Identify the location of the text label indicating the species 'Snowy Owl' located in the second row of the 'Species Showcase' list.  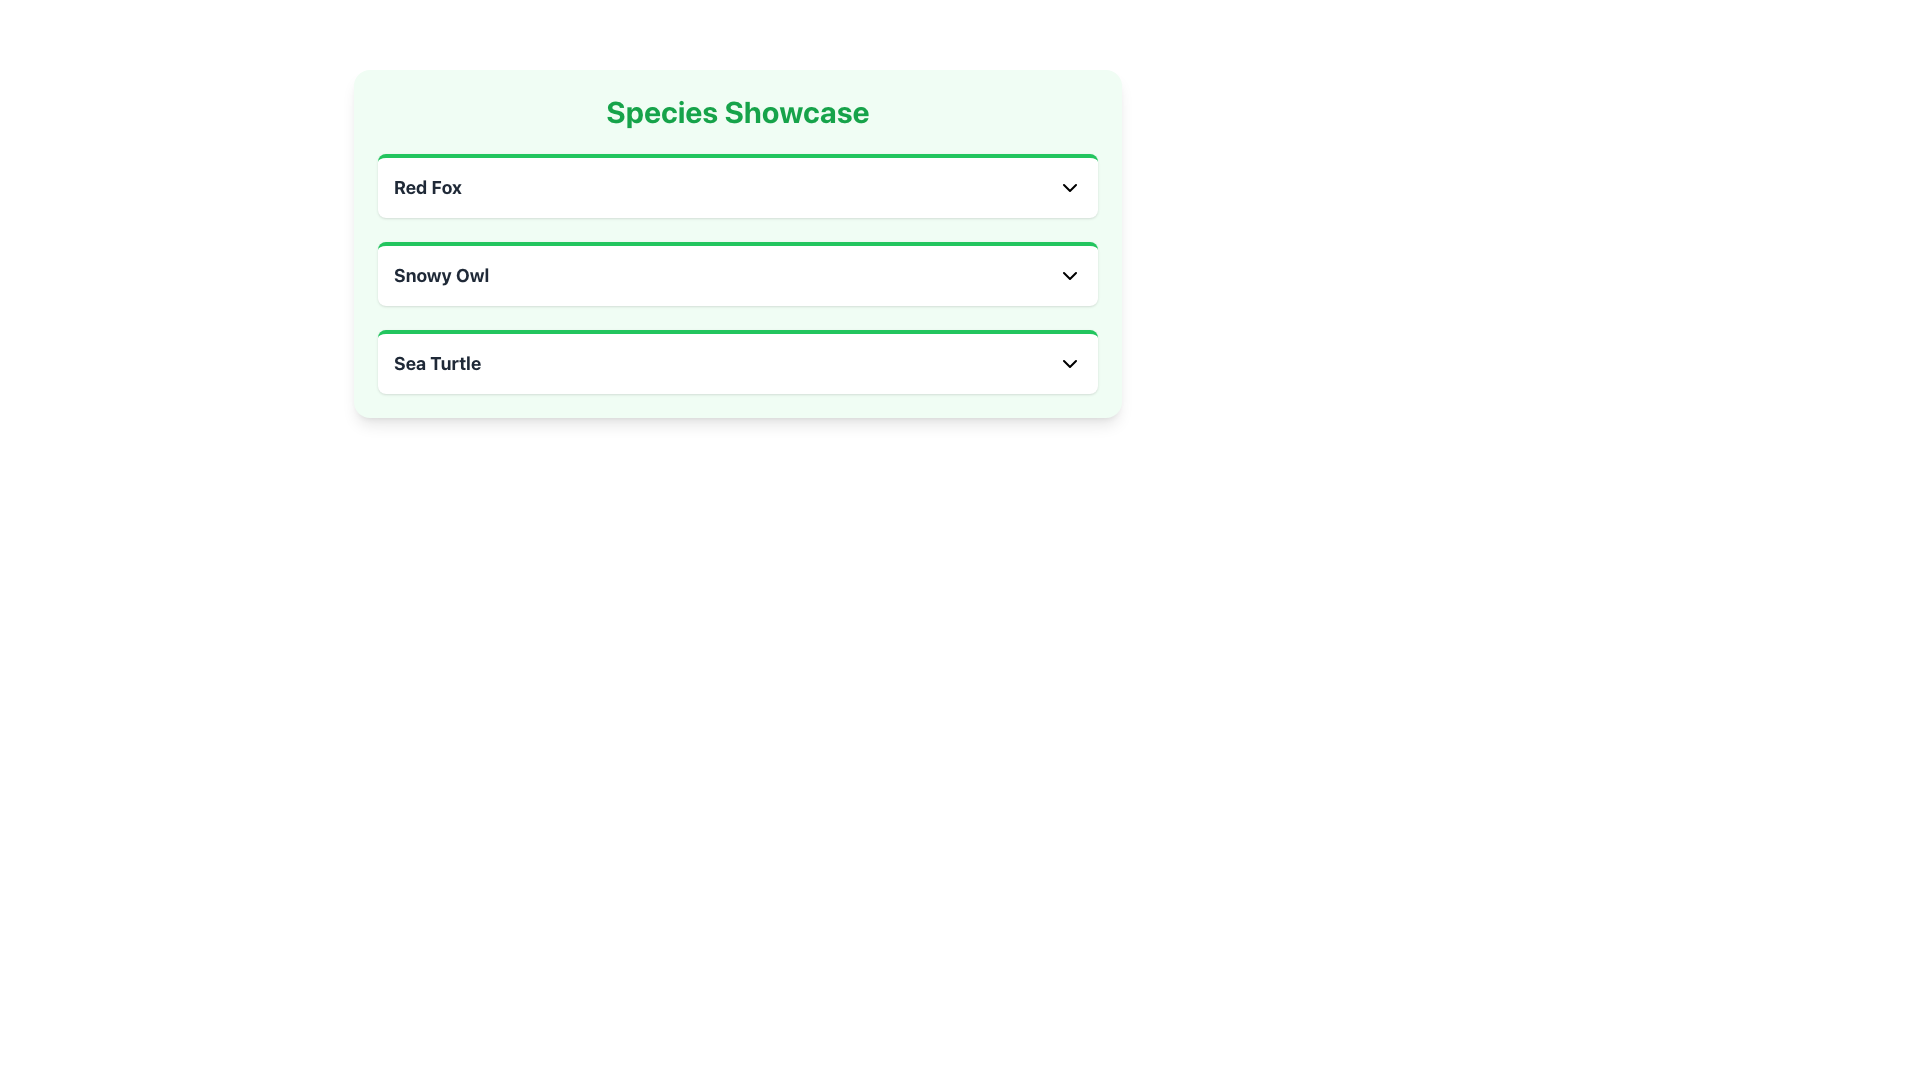
(440, 276).